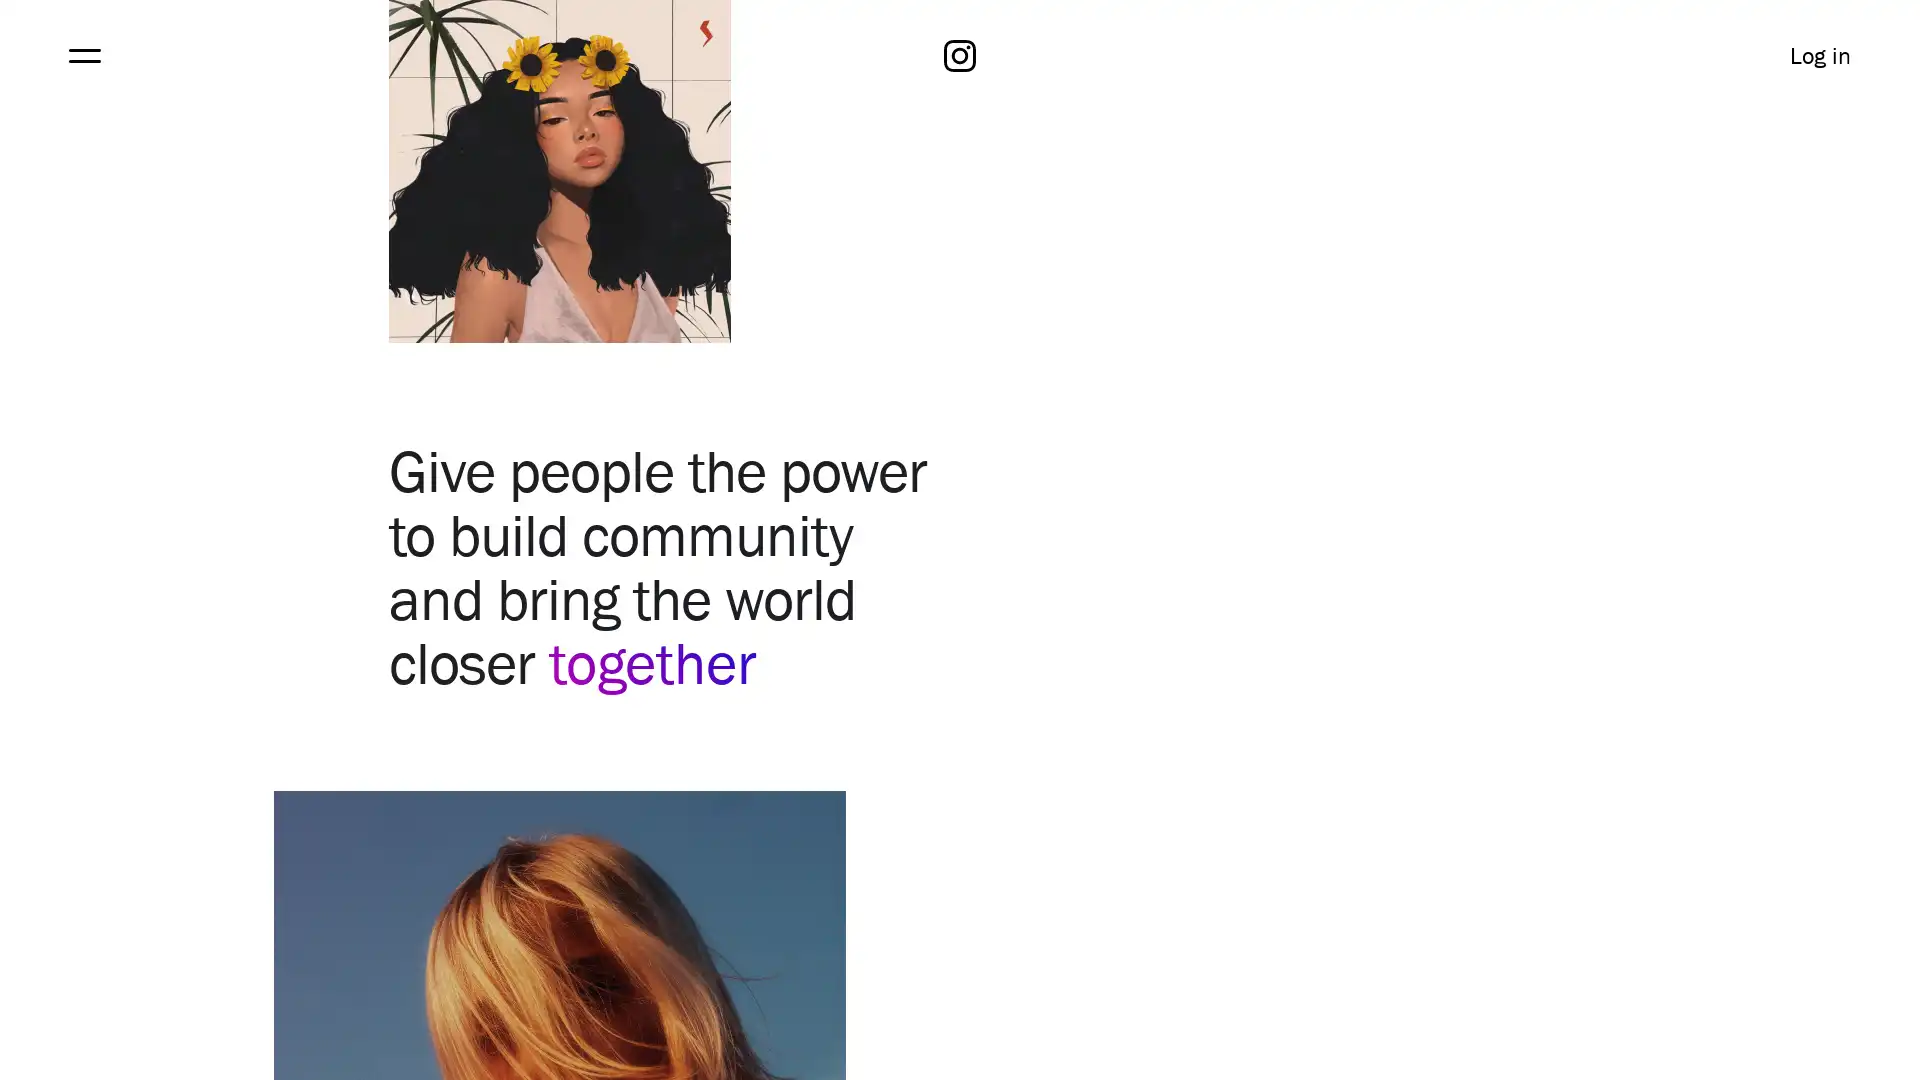  Describe the element at coordinates (82, 55) in the screenshot. I see `Site Navigation menu` at that location.